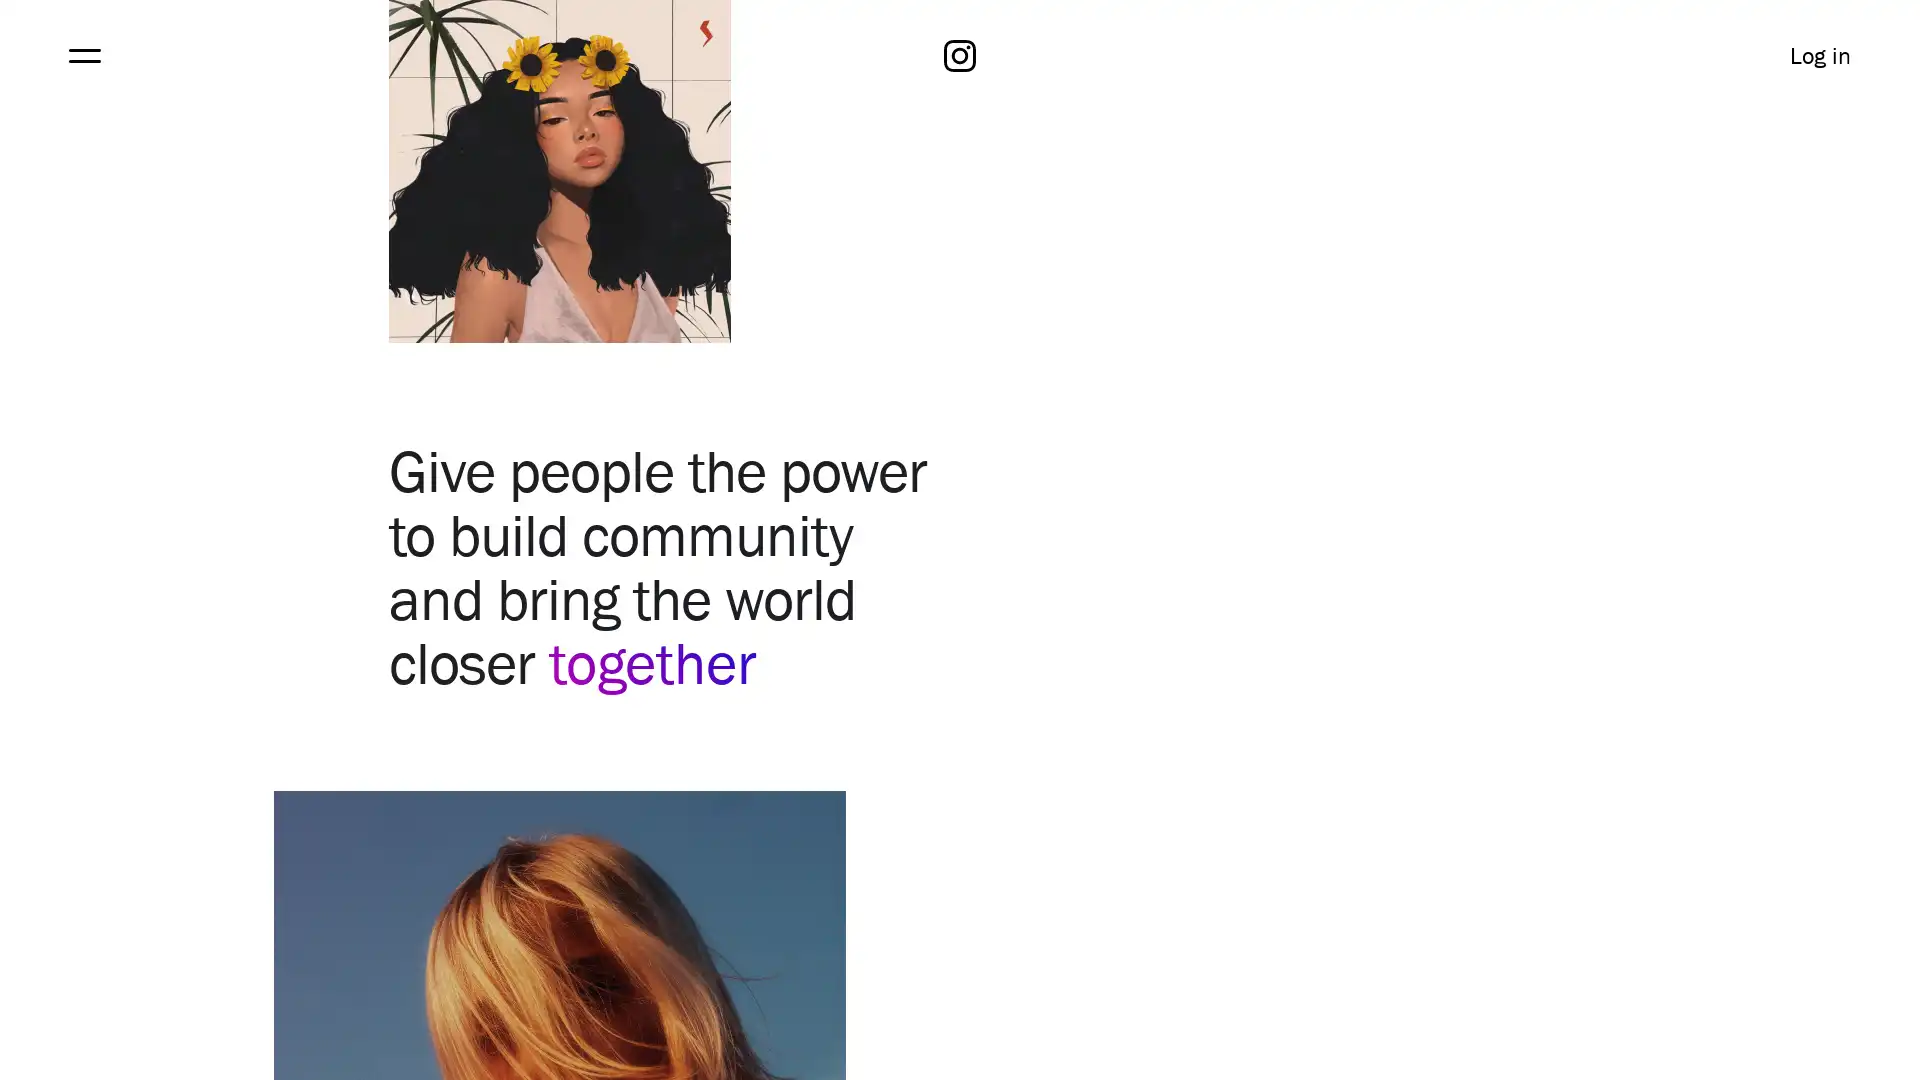  Describe the element at coordinates (82, 55) in the screenshot. I see `Site Navigation menu` at that location.